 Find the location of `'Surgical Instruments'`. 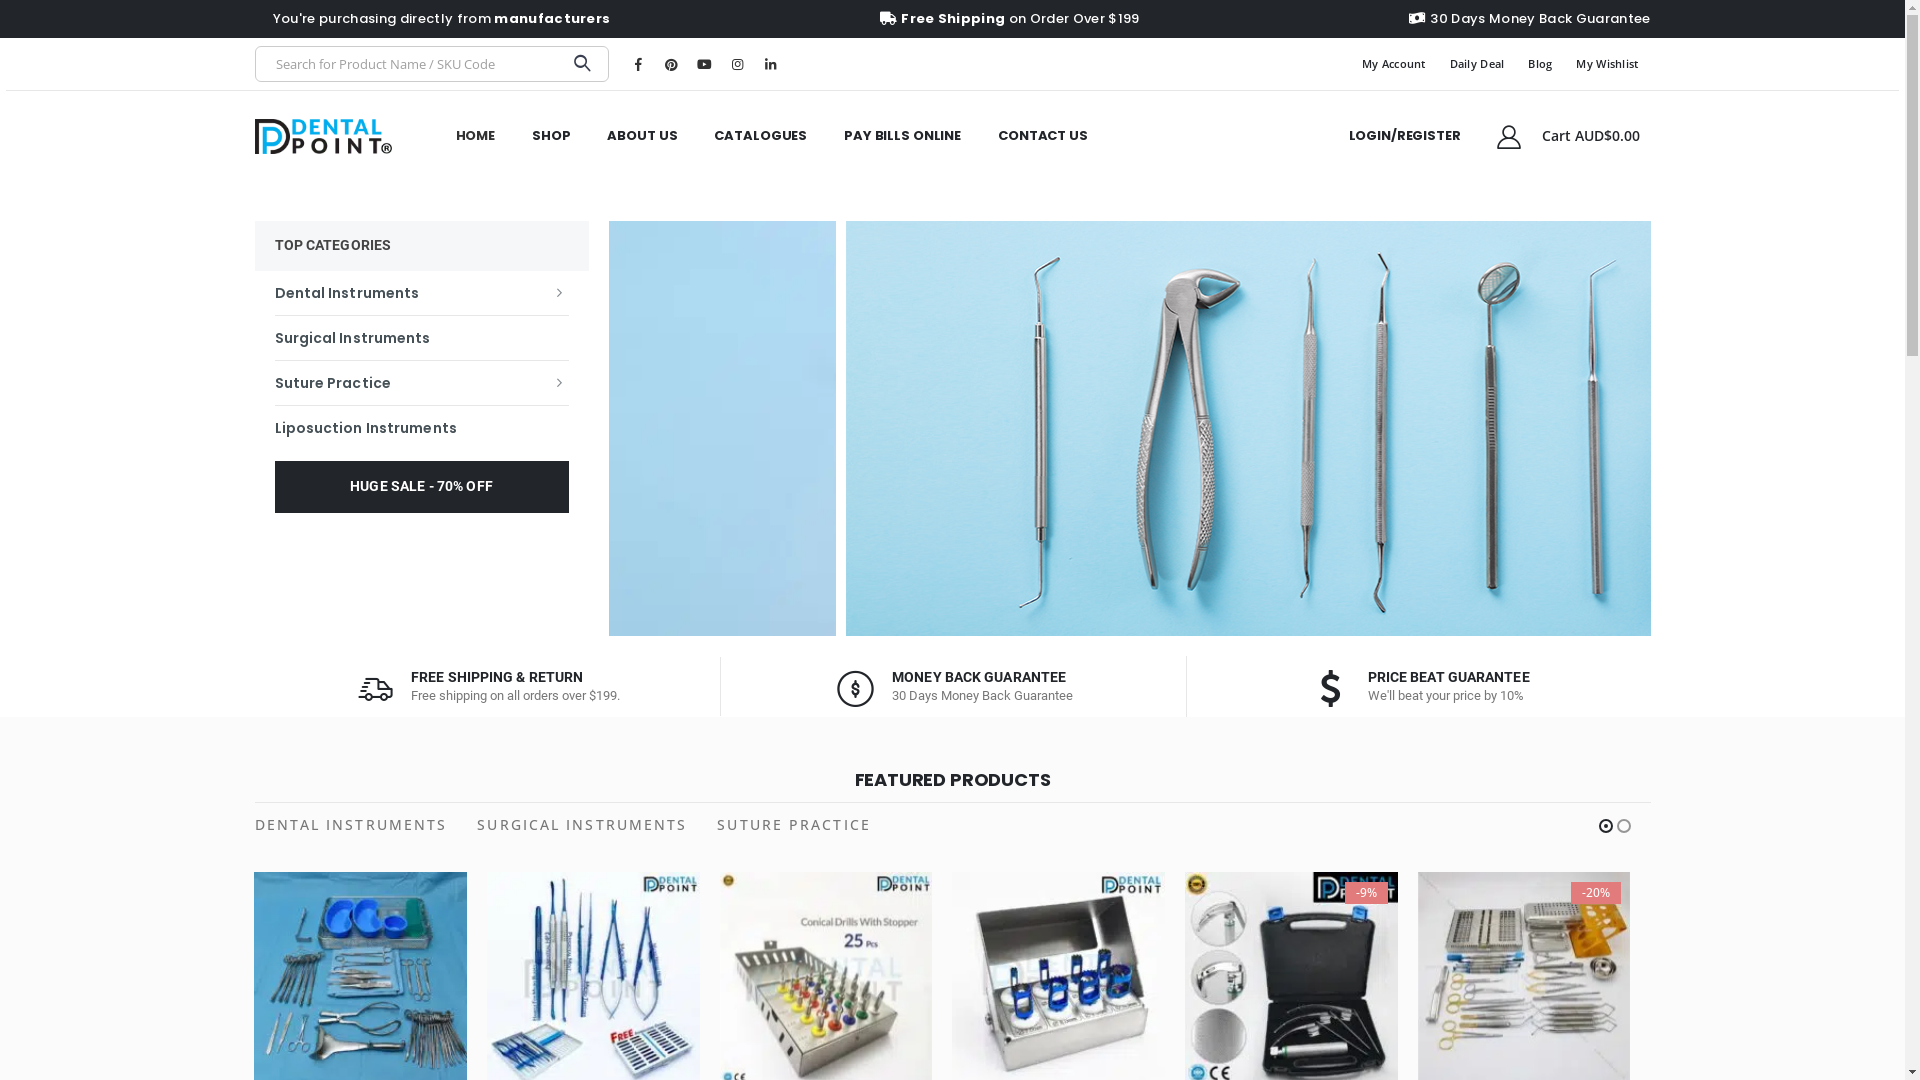

'Surgical Instruments' is located at coordinates (420, 335).